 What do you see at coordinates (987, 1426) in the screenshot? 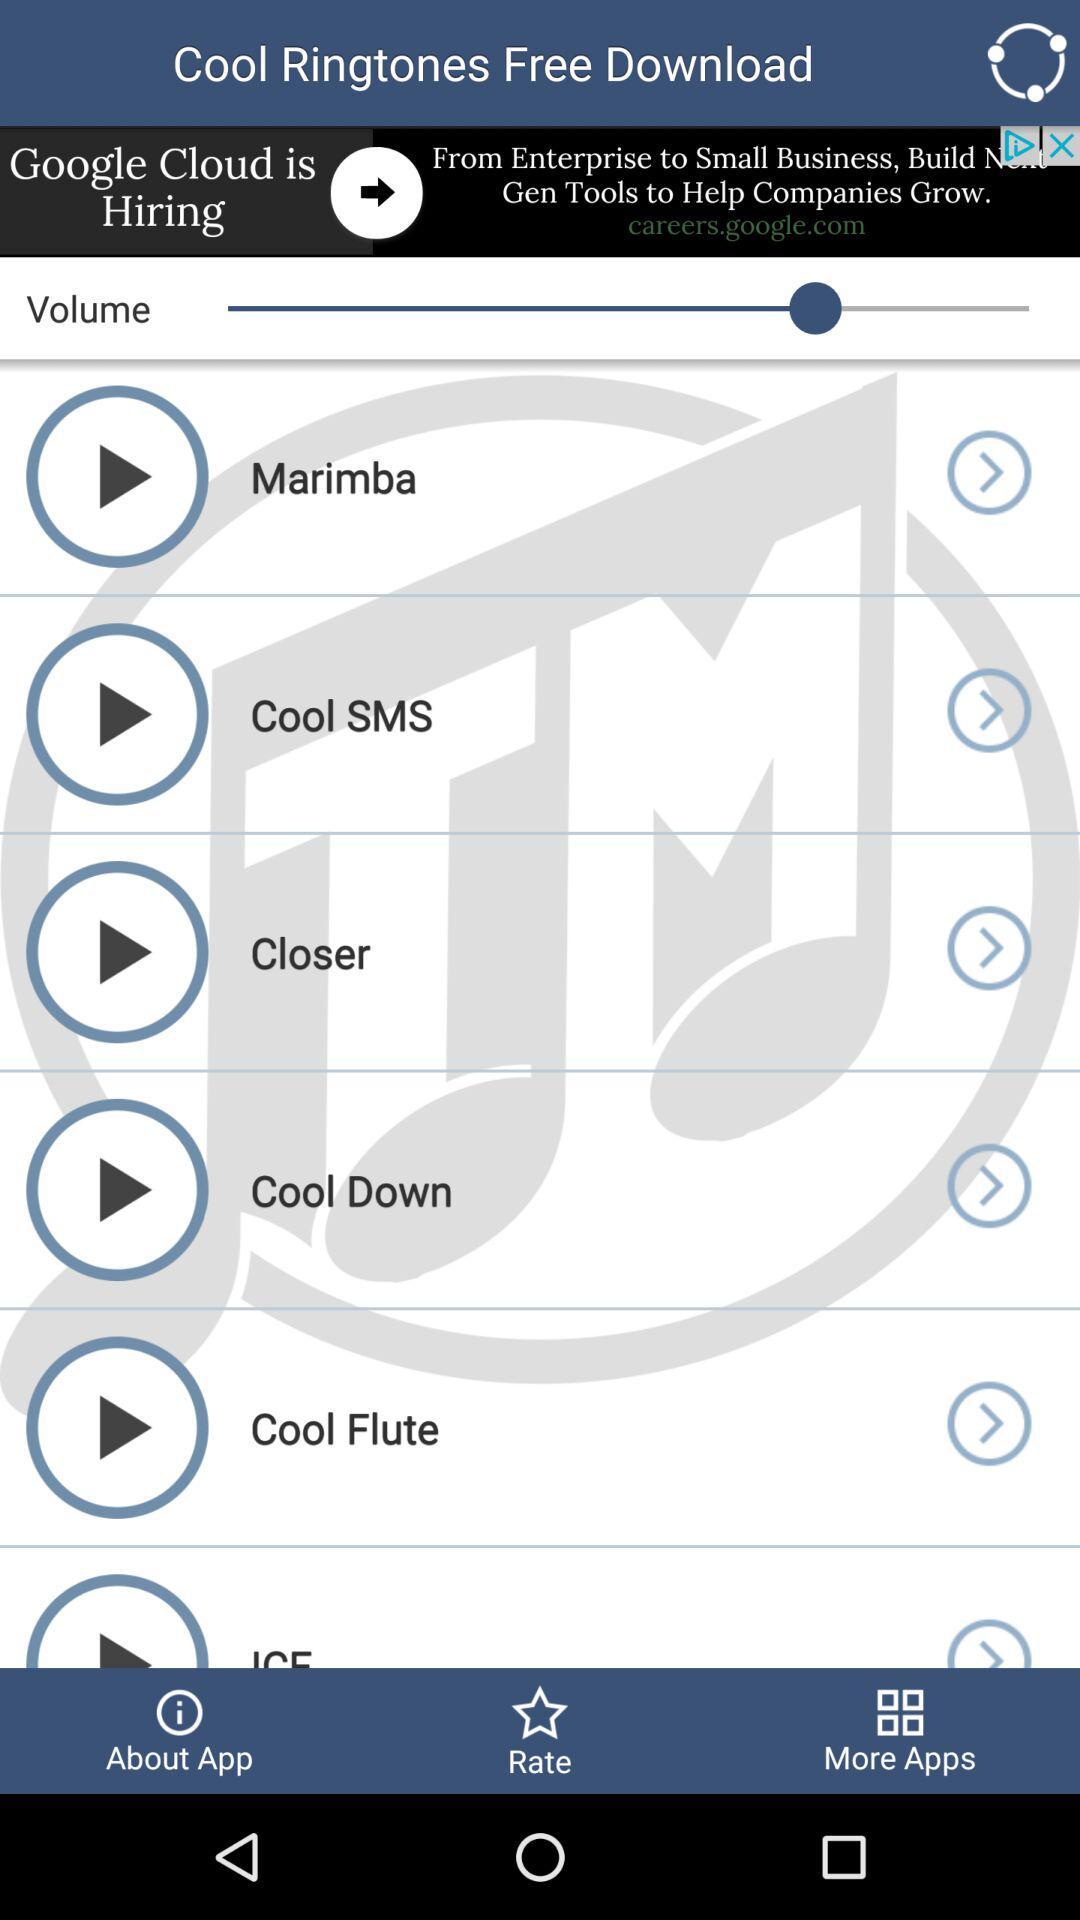
I see `next page` at bounding box center [987, 1426].